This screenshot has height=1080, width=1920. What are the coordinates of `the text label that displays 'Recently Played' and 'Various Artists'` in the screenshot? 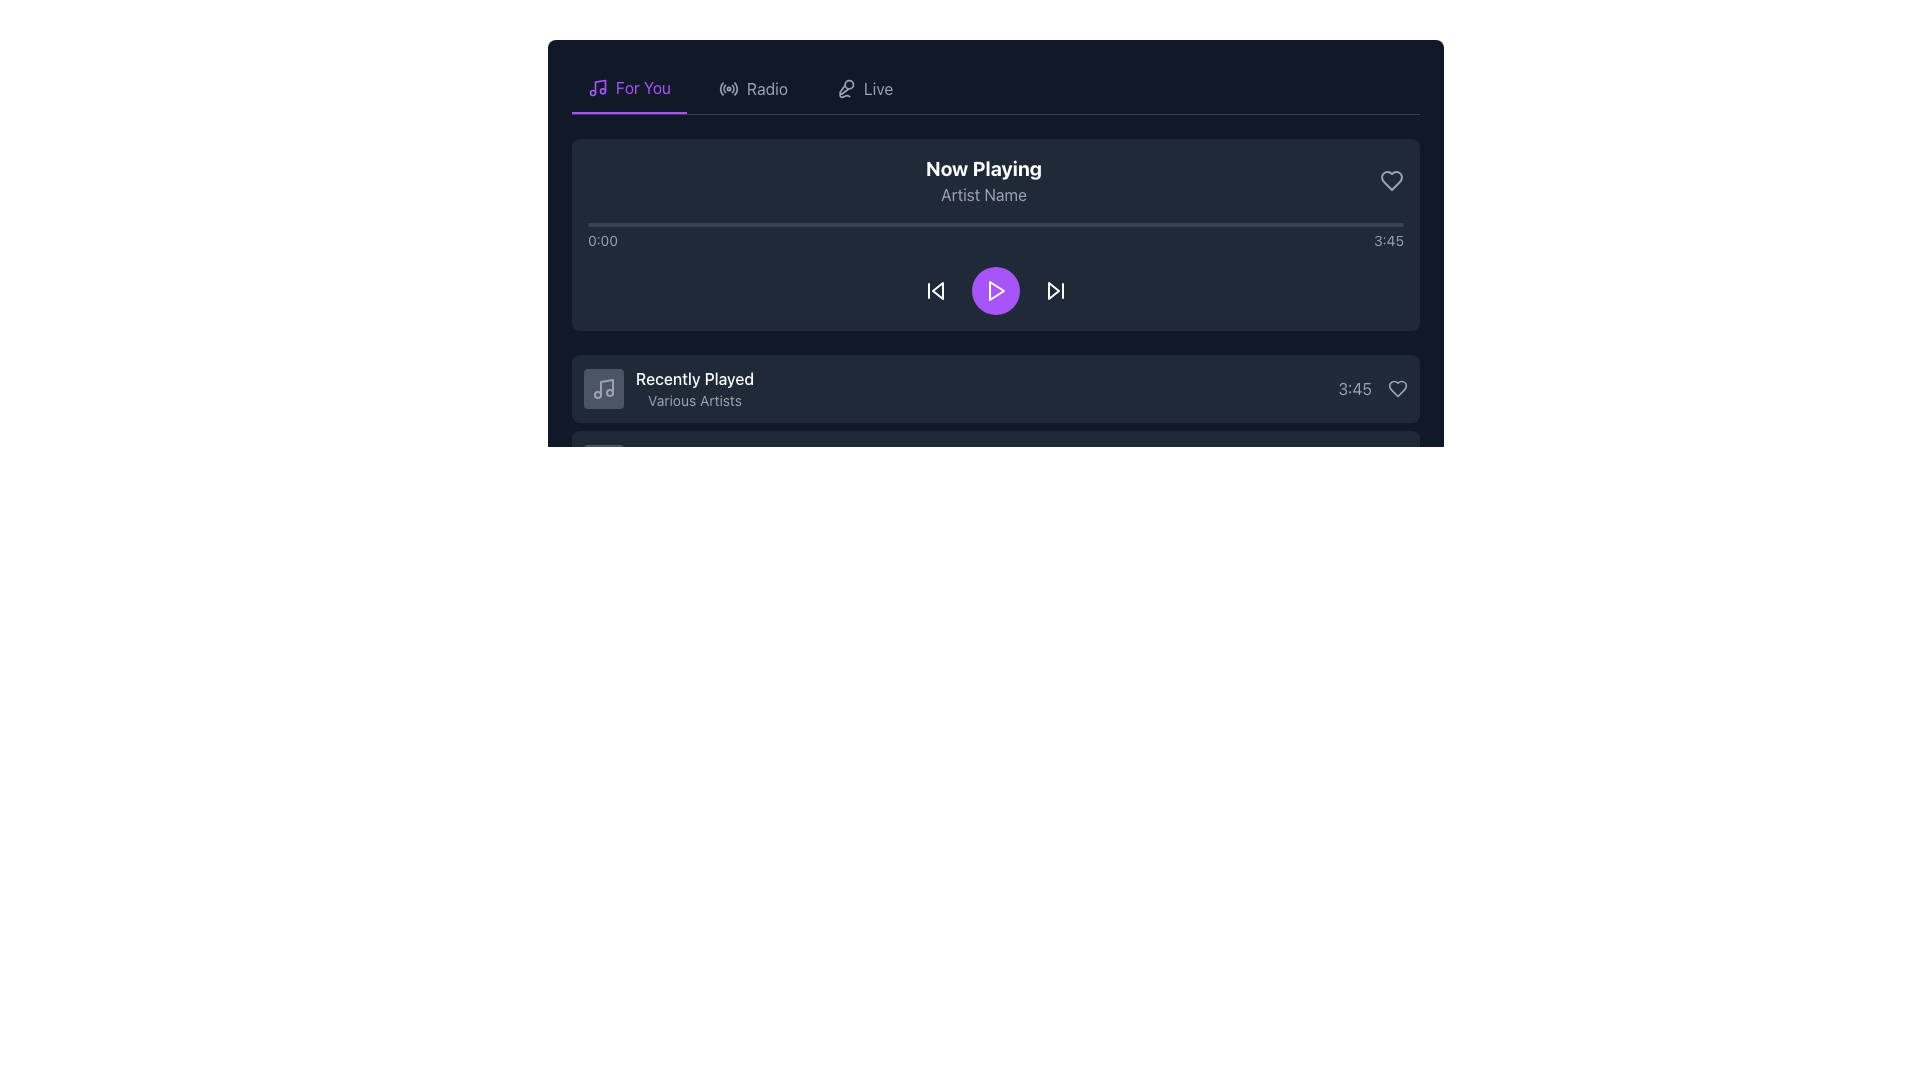 It's located at (695, 389).